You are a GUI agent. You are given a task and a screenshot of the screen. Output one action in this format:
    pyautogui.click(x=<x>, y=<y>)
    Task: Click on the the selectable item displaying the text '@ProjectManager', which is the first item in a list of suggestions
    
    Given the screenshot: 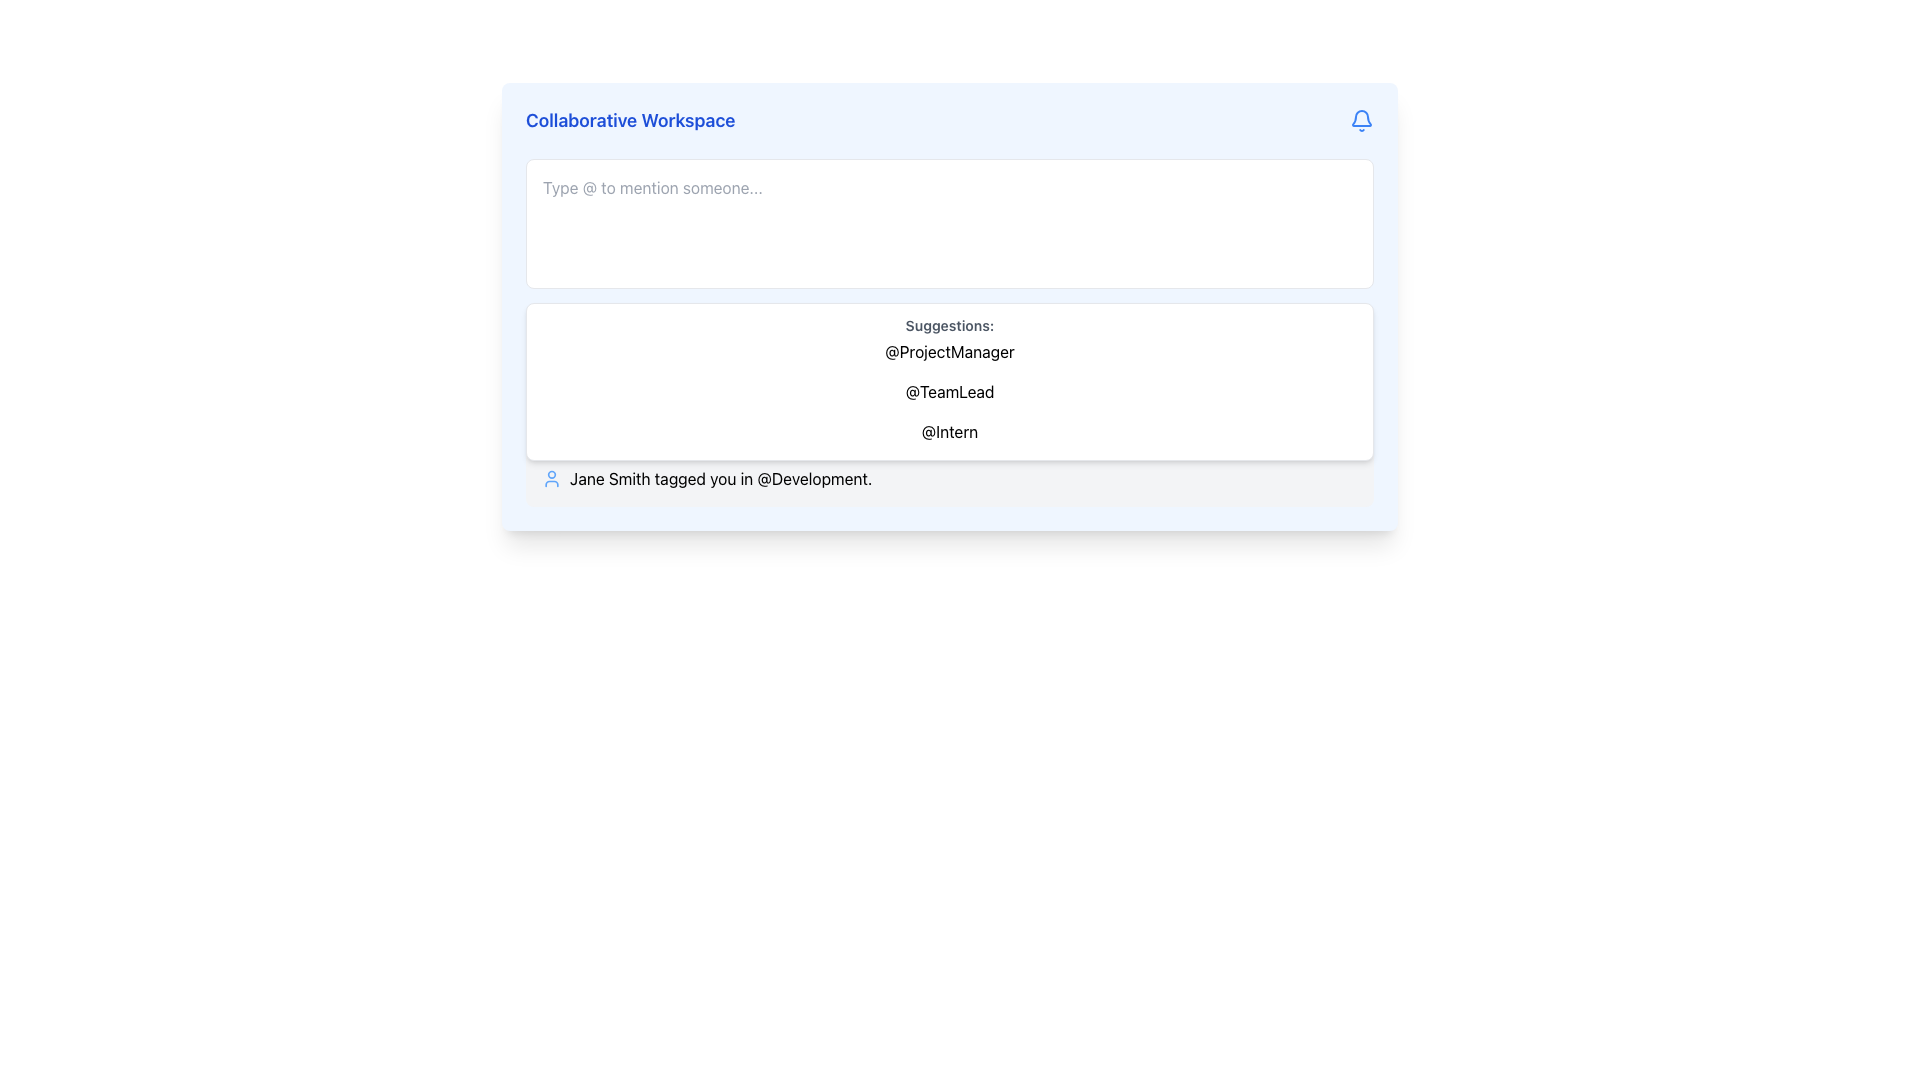 What is the action you would take?
    pyautogui.click(x=949, y=350)
    